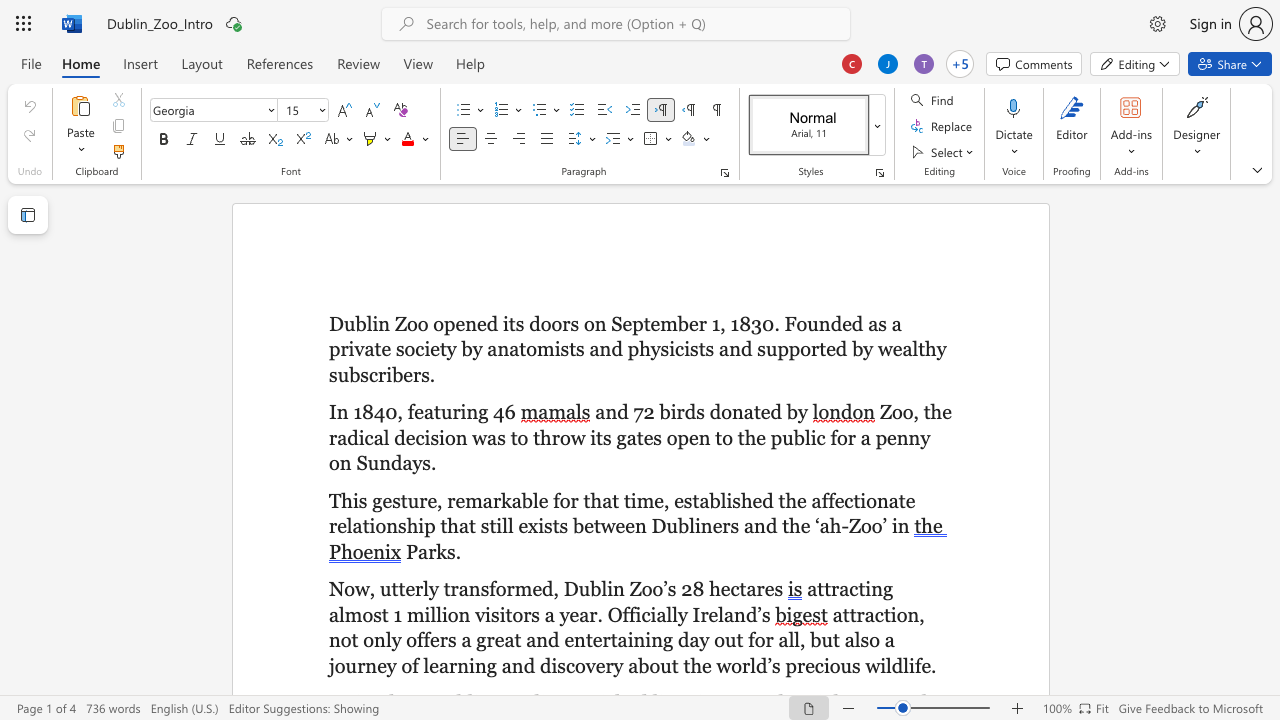  Describe the element at coordinates (871, 525) in the screenshot. I see `the space between the continuous character "o" and "o" in the text` at that location.